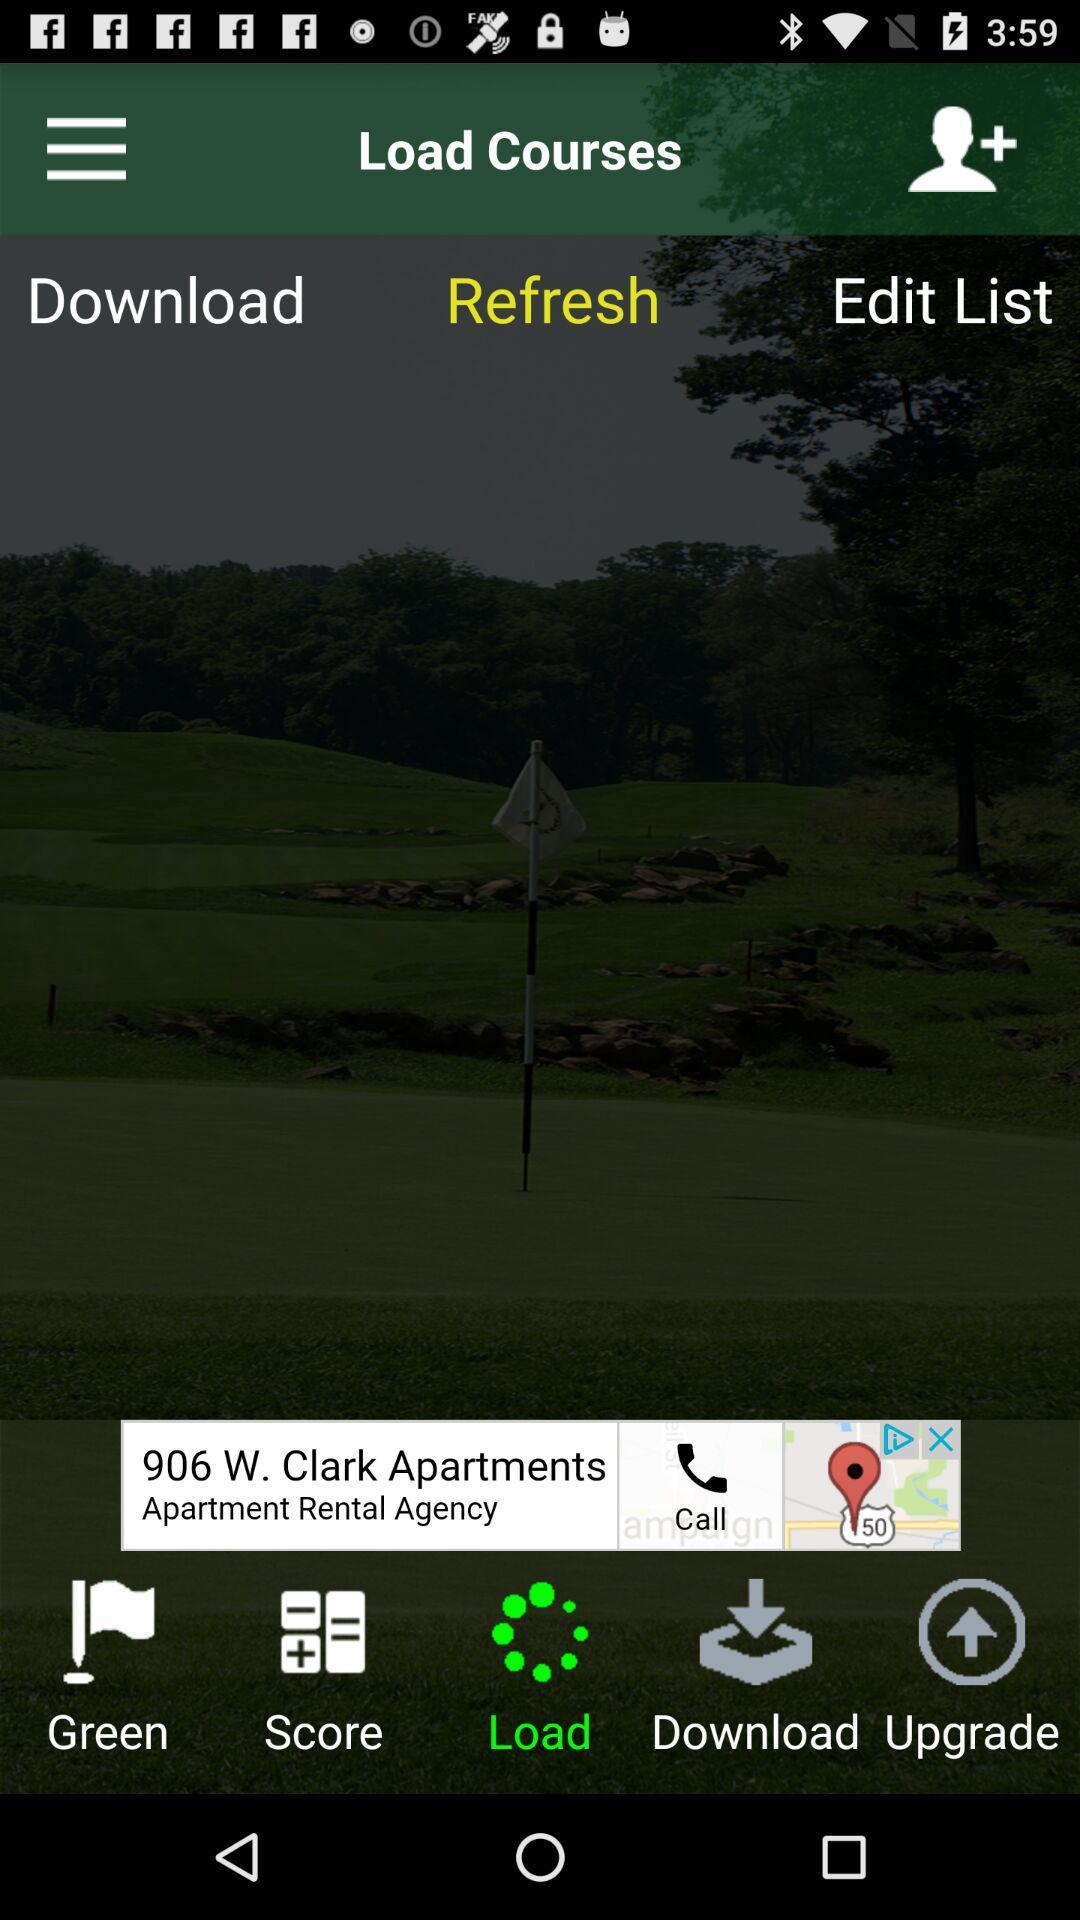  Describe the element at coordinates (77, 158) in the screenshot. I see `the menu icon` at that location.